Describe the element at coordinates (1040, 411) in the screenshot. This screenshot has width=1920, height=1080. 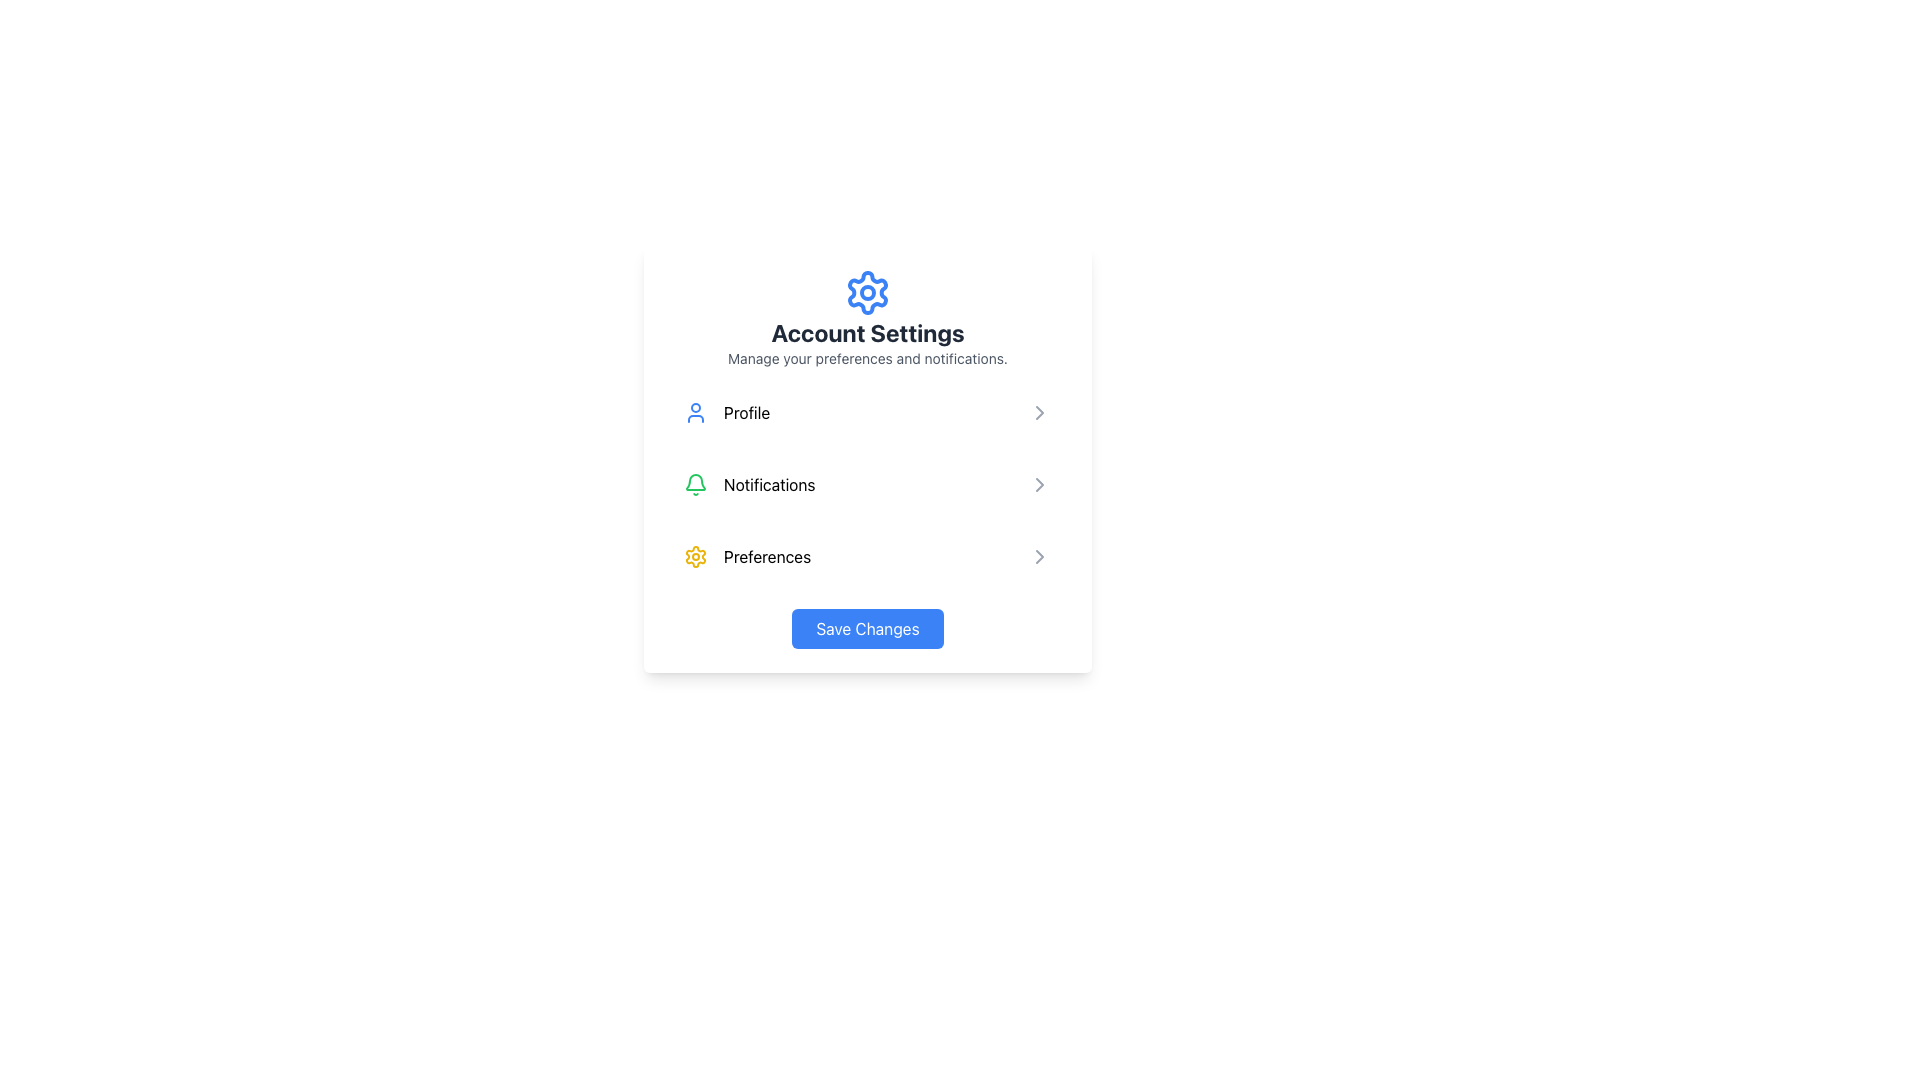
I see `the arrow icon located at the far right of the 'Profile' row in the 'Account Settings' panel` at that location.